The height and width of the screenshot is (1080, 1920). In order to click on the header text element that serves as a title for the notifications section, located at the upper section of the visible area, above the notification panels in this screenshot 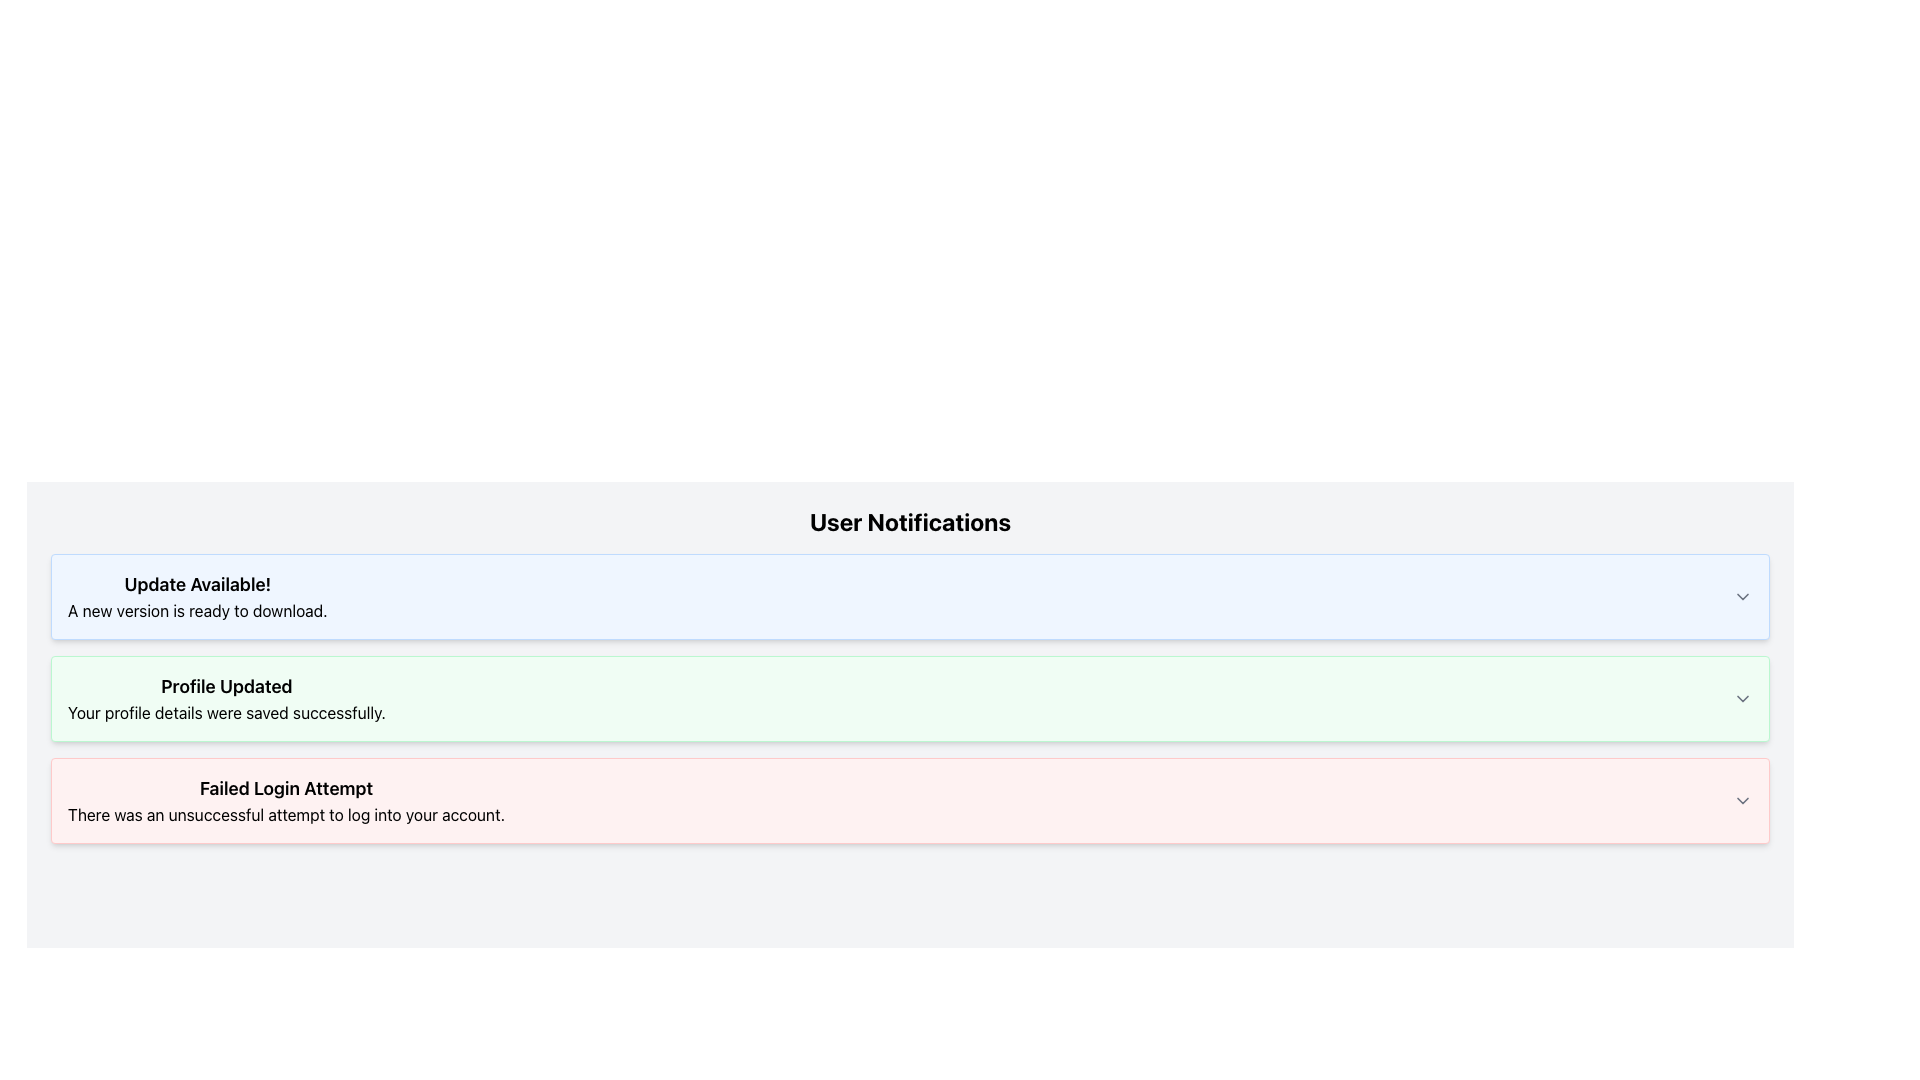, I will do `click(909, 520)`.